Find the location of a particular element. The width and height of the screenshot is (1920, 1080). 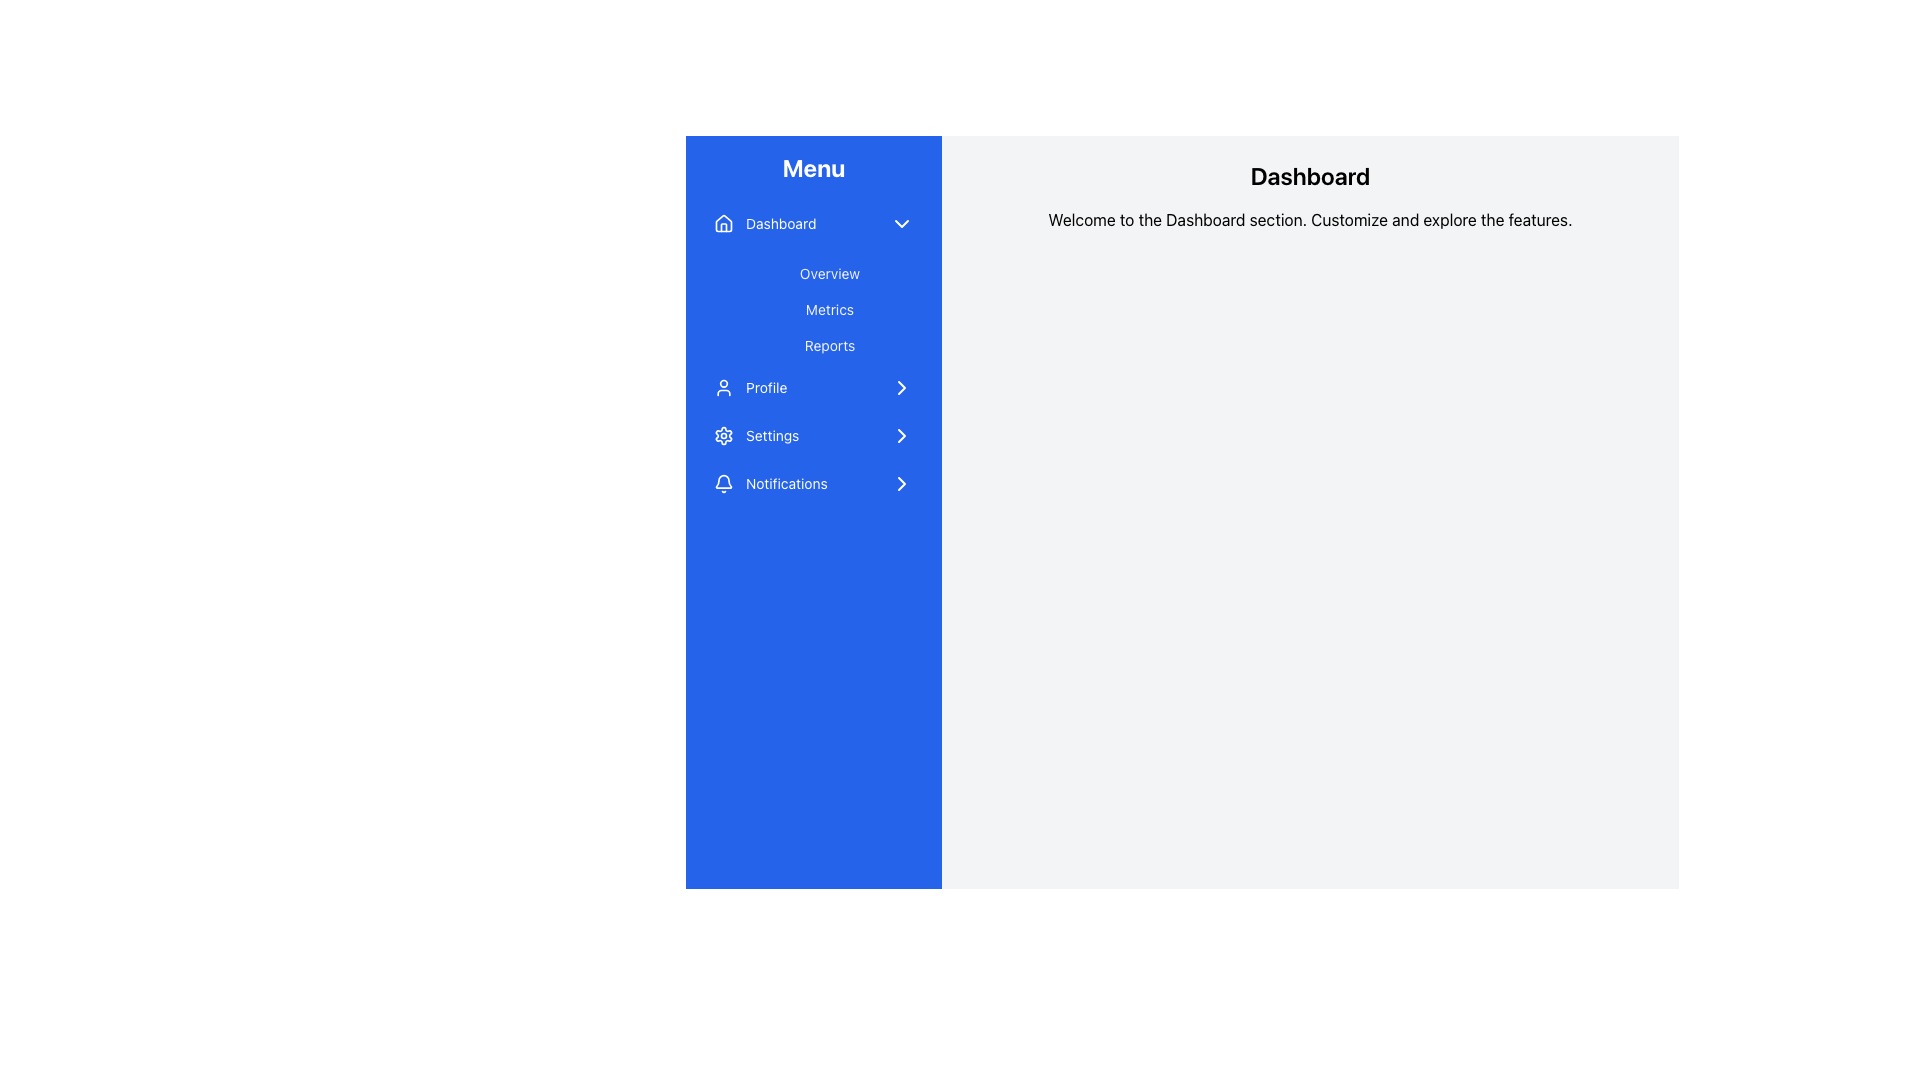

the 'Metrics' button, which is a horizontally aligned text button with a blue background and white text, located in the vertical navigation menu on the left side of the interface, positioned between the 'Overview' and 'Reports' elements is located at coordinates (830, 309).